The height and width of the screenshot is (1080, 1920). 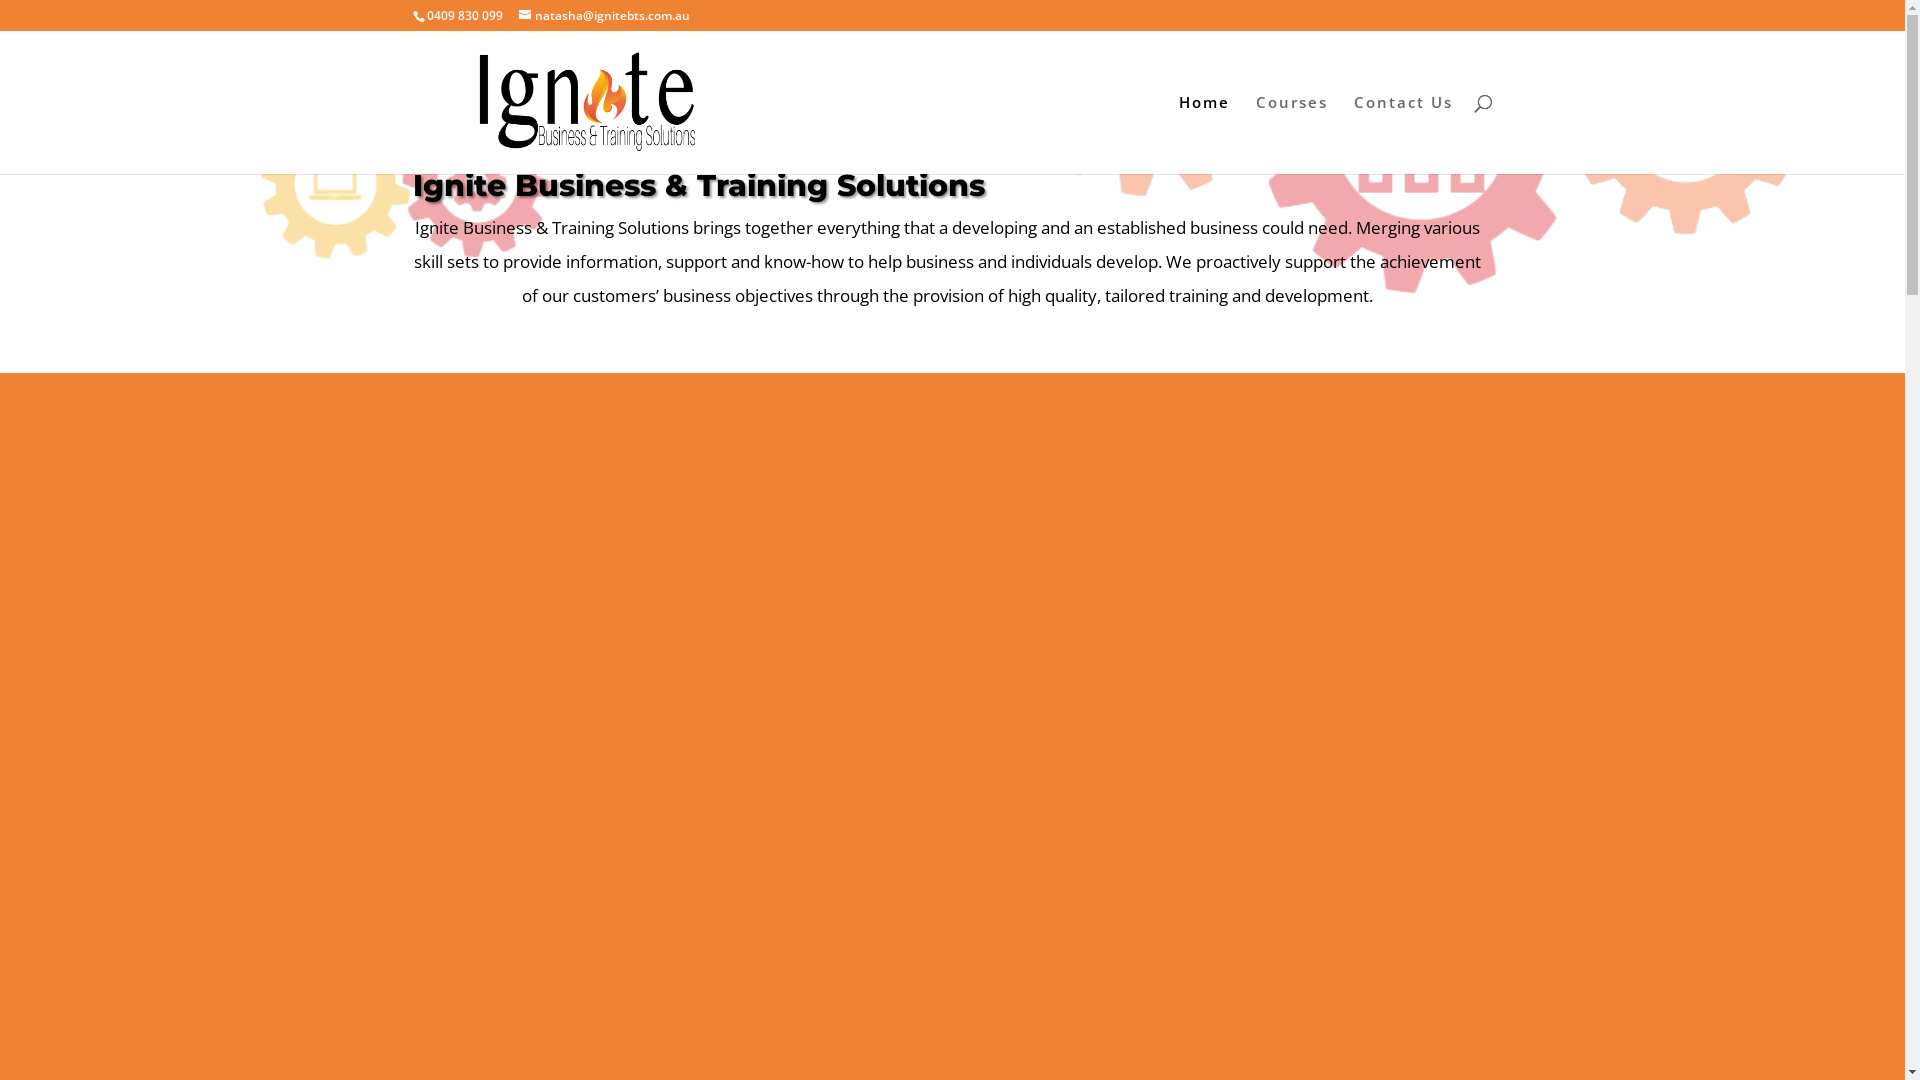 What do you see at coordinates (1202, 134) in the screenshot?
I see `'Home'` at bounding box center [1202, 134].